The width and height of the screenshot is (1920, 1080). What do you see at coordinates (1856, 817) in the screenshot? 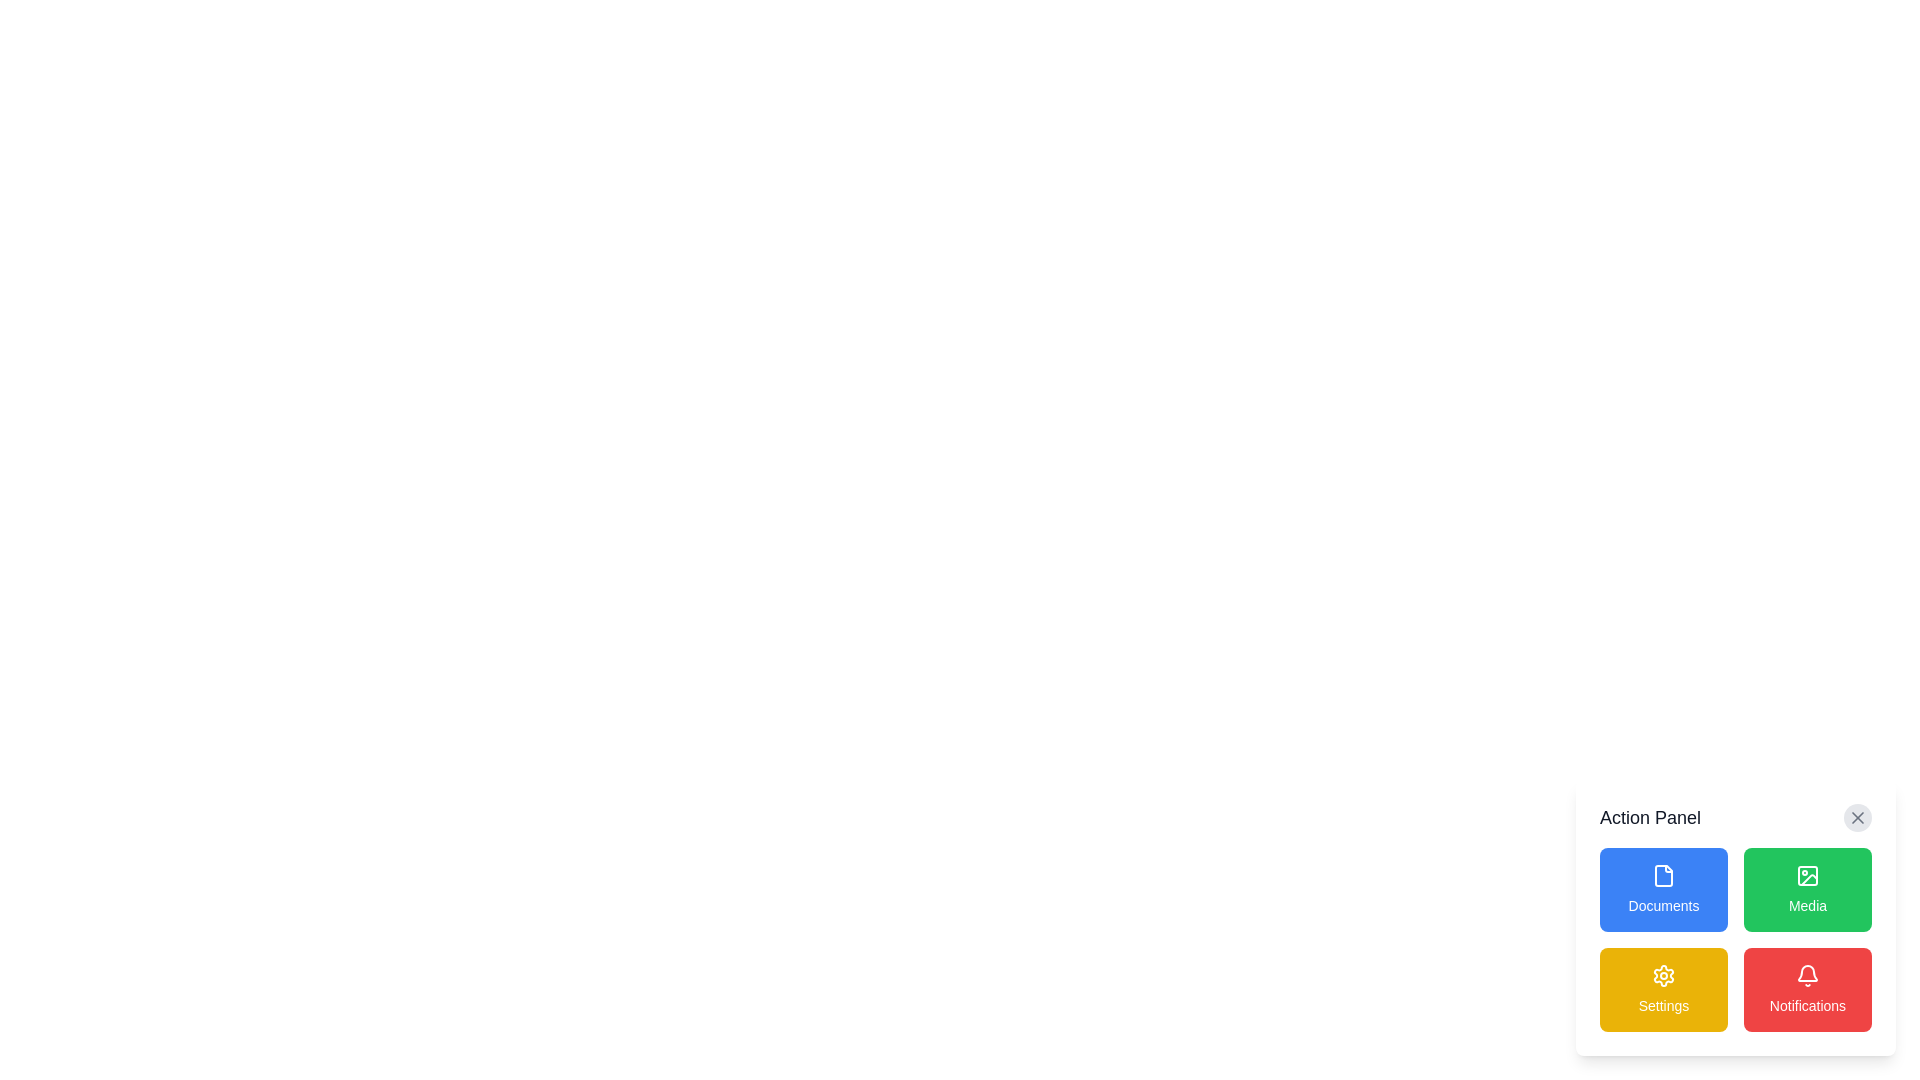
I see `the Close button, which is represented by a small 'X' shape icon within a rounded background at the top-right corner of the Action Panel` at bounding box center [1856, 817].